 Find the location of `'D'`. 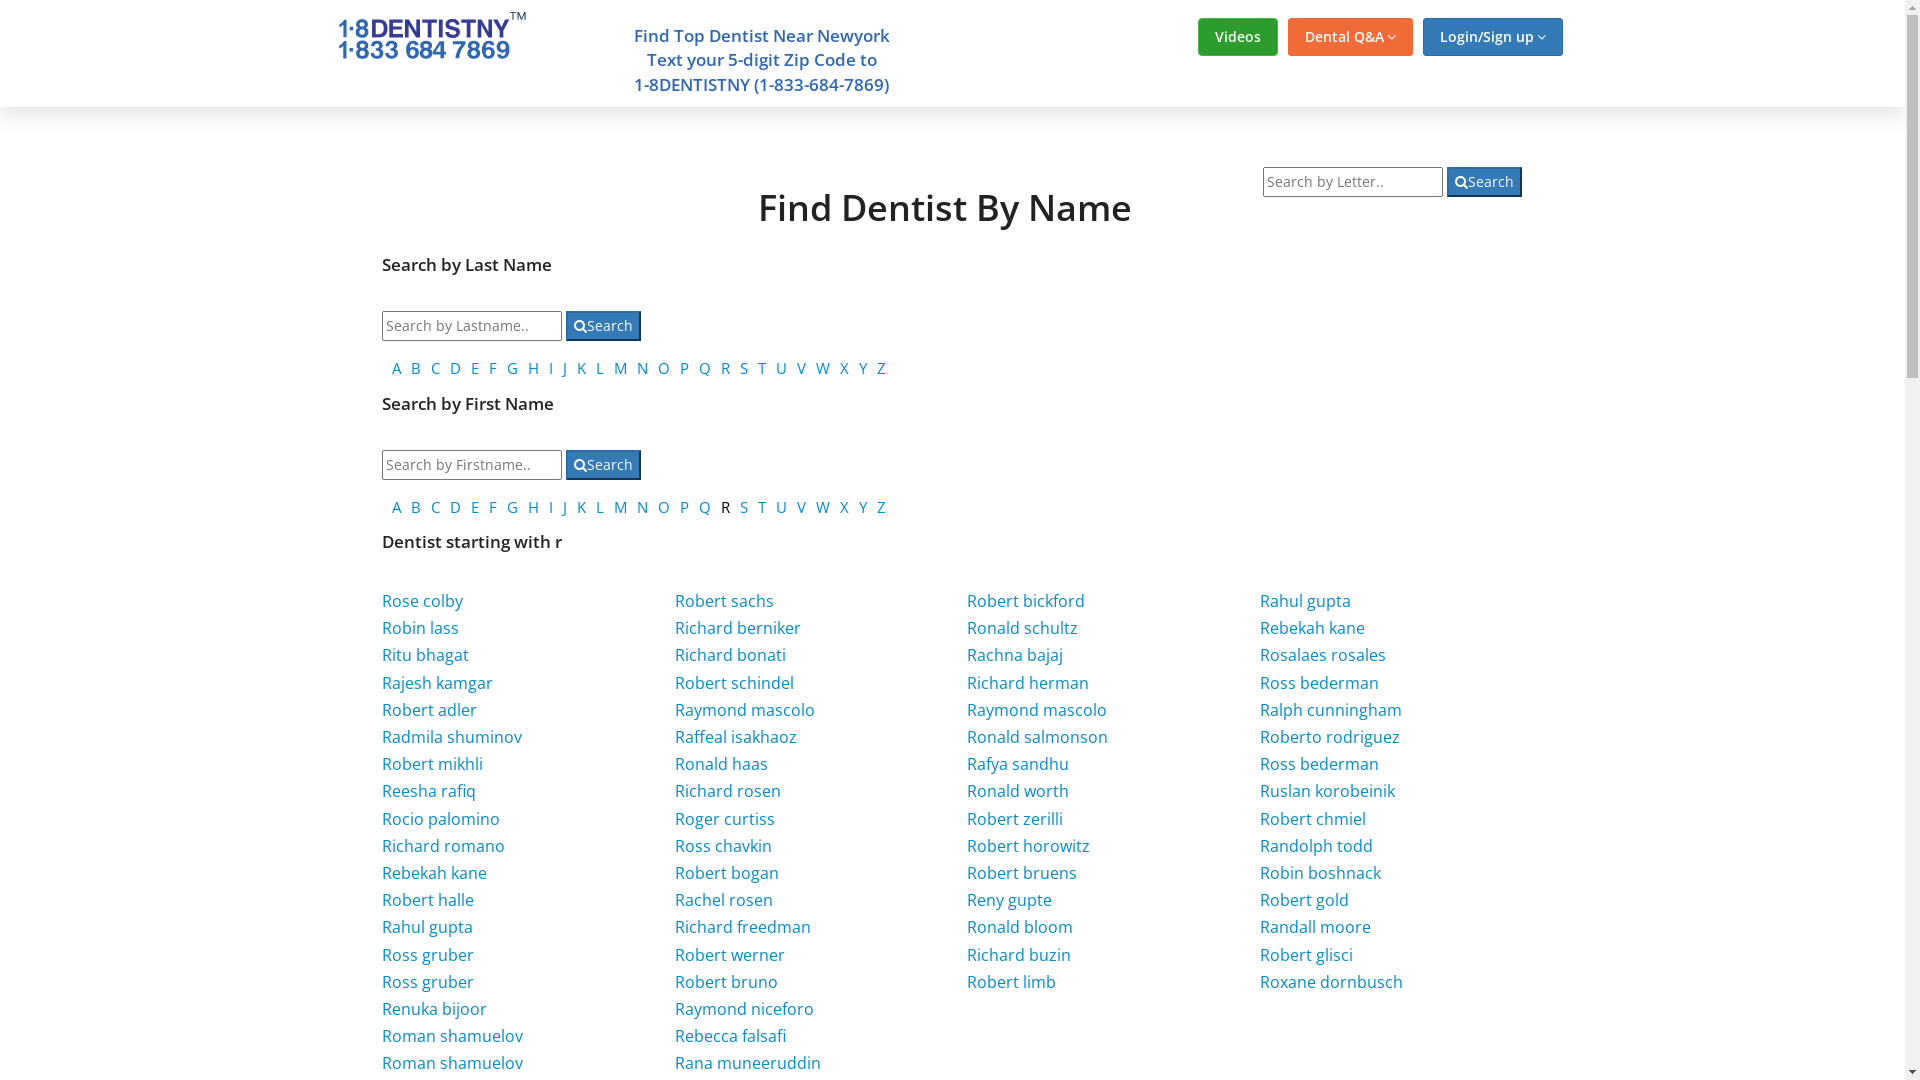

'D' is located at coordinates (449, 367).